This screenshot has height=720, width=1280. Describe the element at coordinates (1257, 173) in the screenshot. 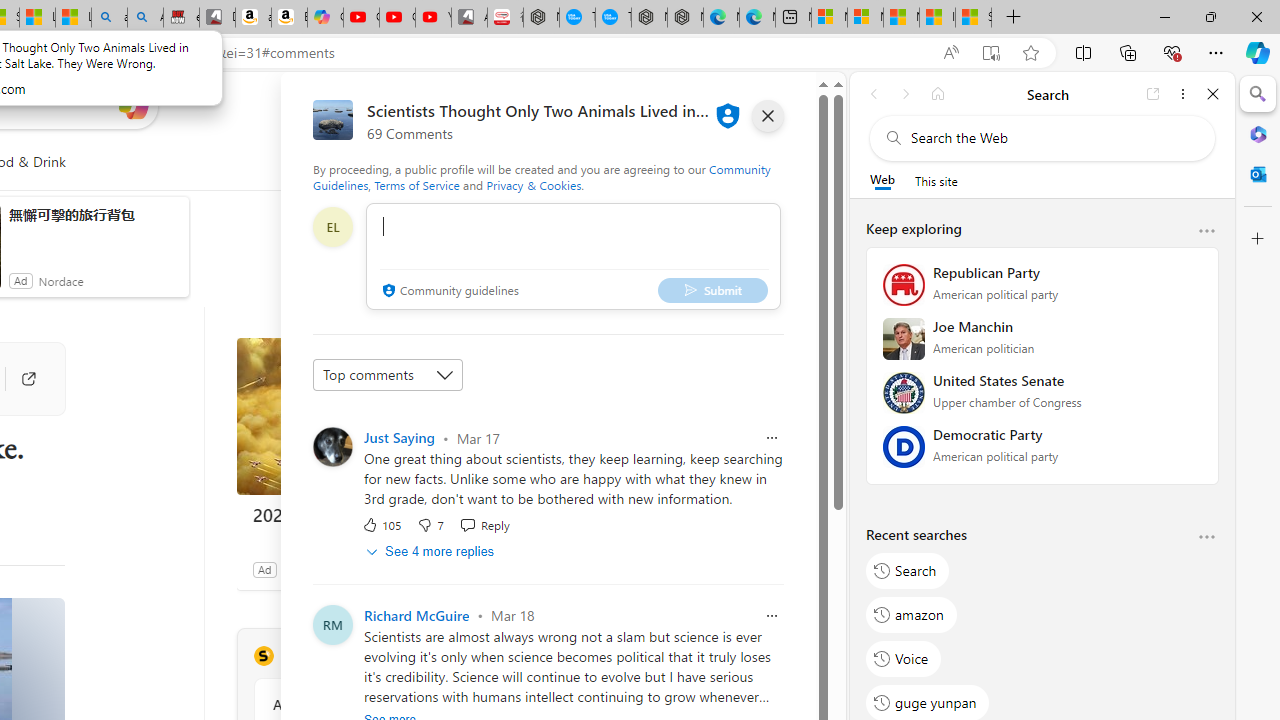

I see `'Outlook'` at that location.